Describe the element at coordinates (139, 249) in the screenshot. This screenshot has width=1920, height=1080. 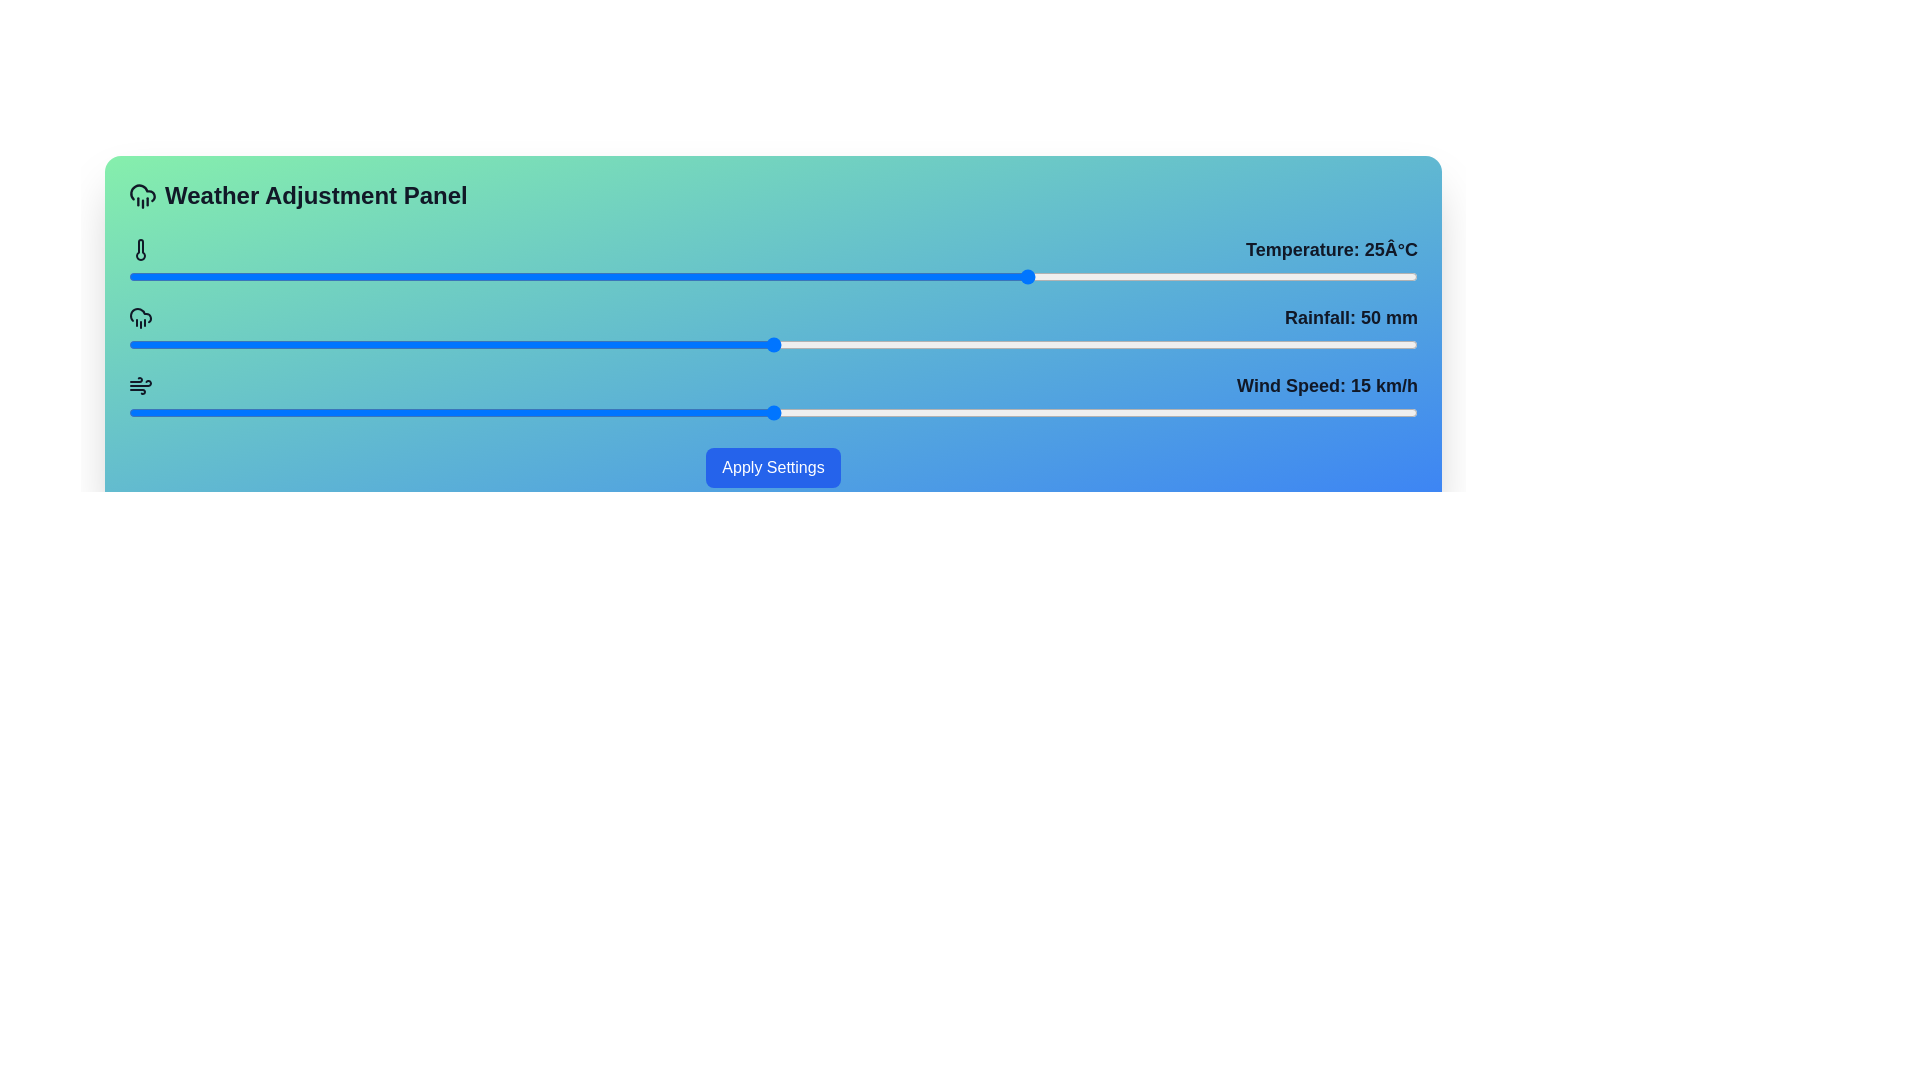
I see `the thermometer icon located on the left side of the panel, below the 'Weather Adjustment Panel' text and adjacent to a horizontal blue bar` at that location.